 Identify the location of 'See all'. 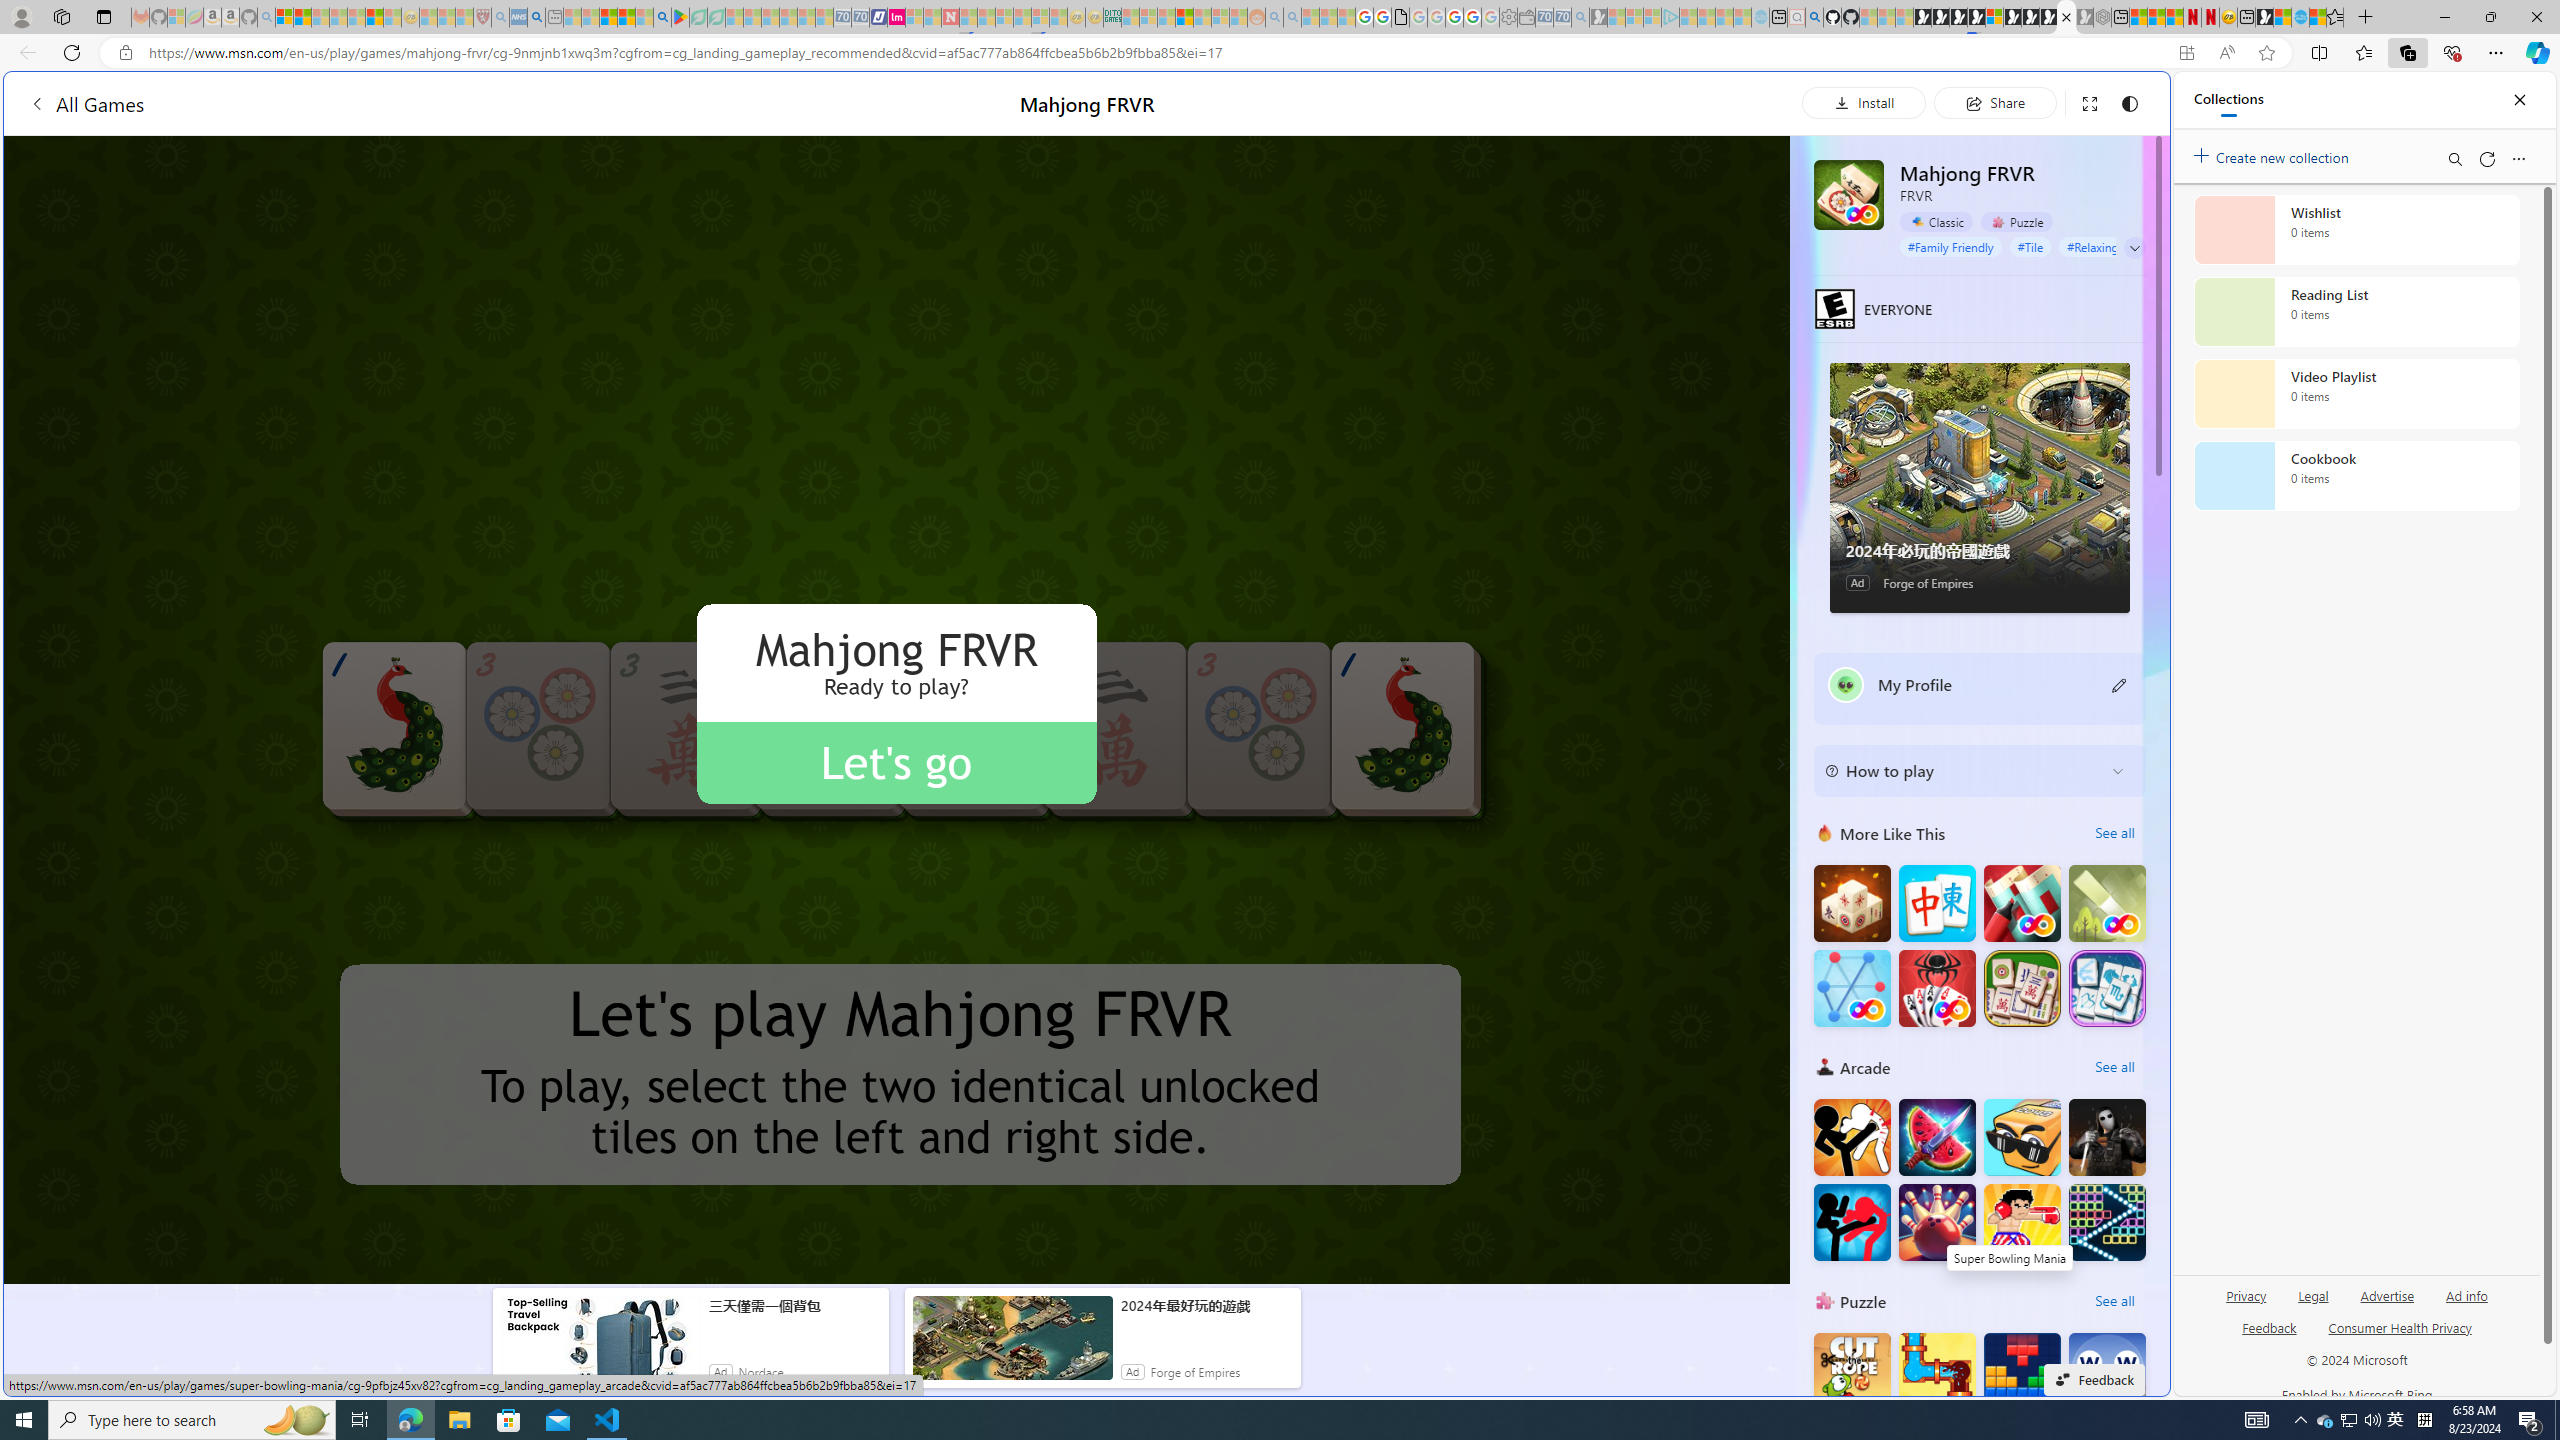
(2113, 1301).